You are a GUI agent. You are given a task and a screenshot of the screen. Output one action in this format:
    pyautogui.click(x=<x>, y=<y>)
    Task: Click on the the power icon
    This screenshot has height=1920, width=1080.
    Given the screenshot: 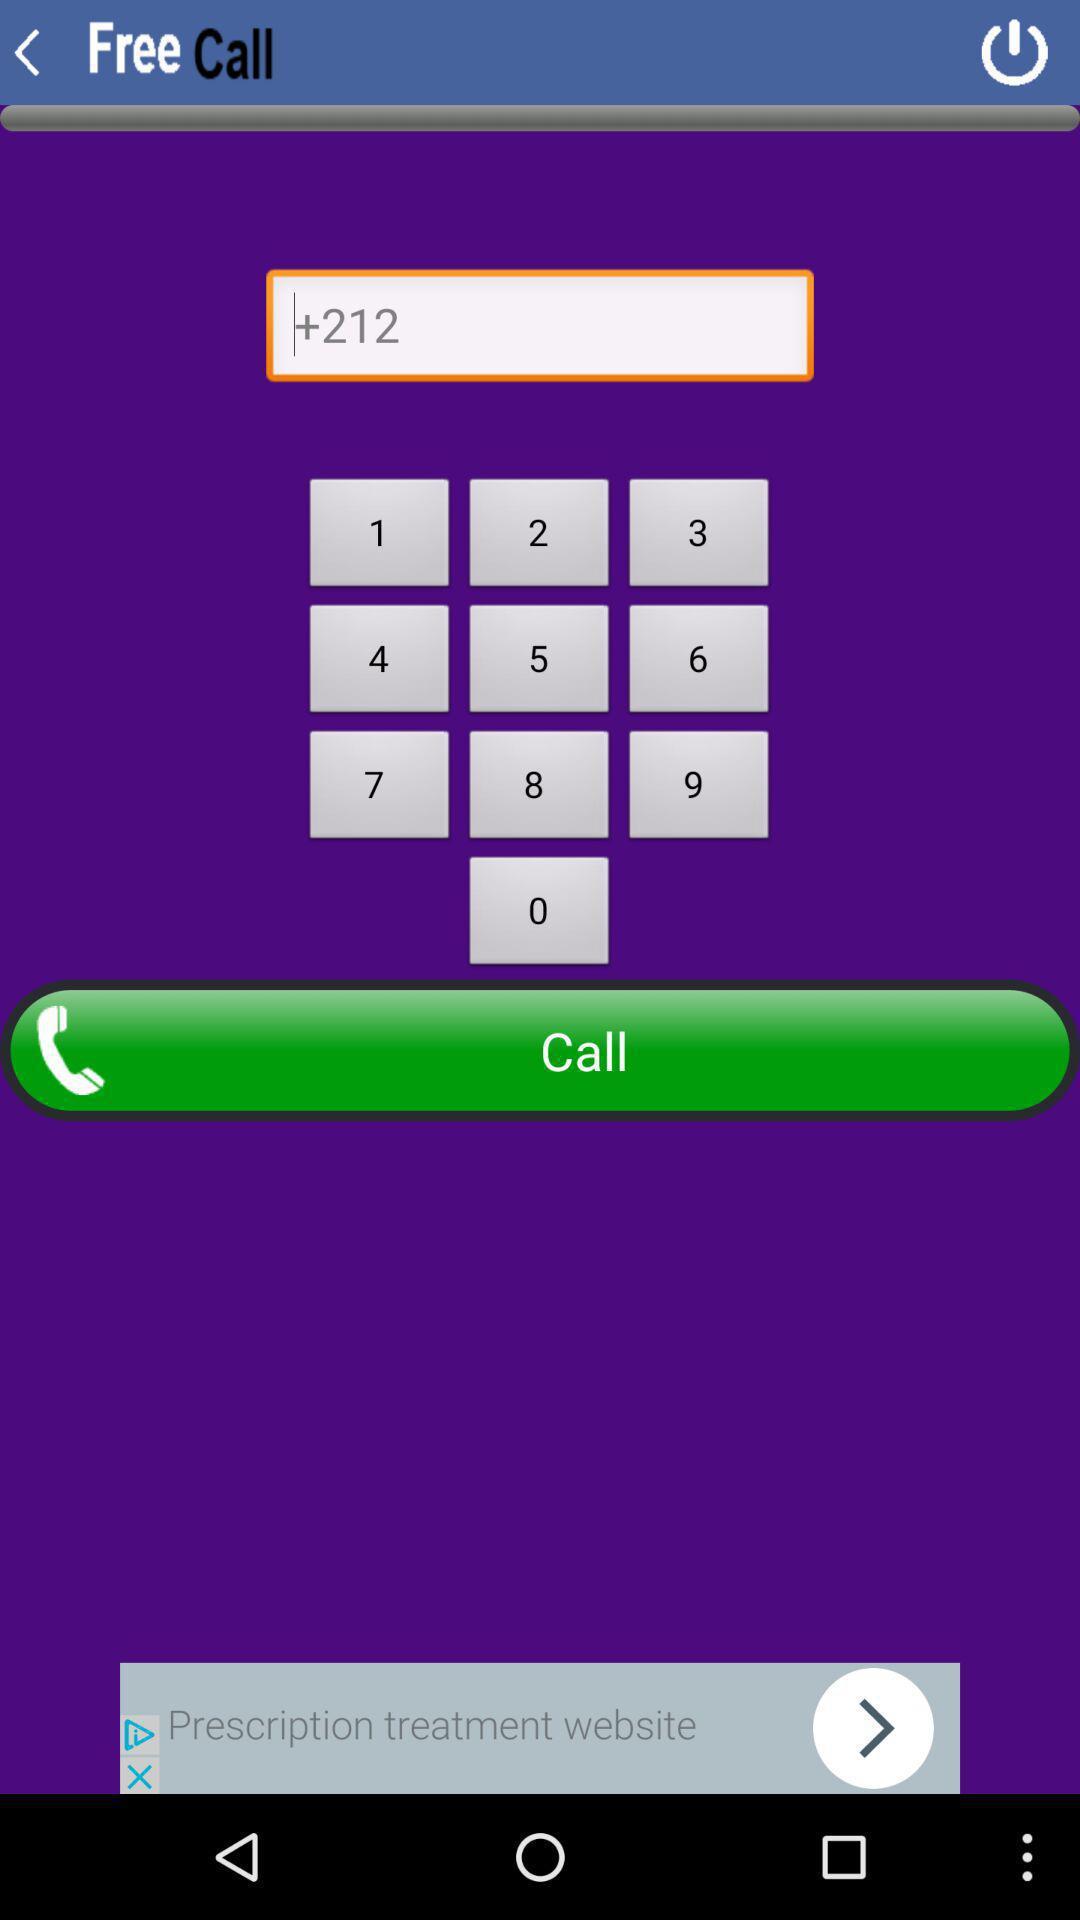 What is the action you would take?
    pyautogui.click(x=1014, y=56)
    